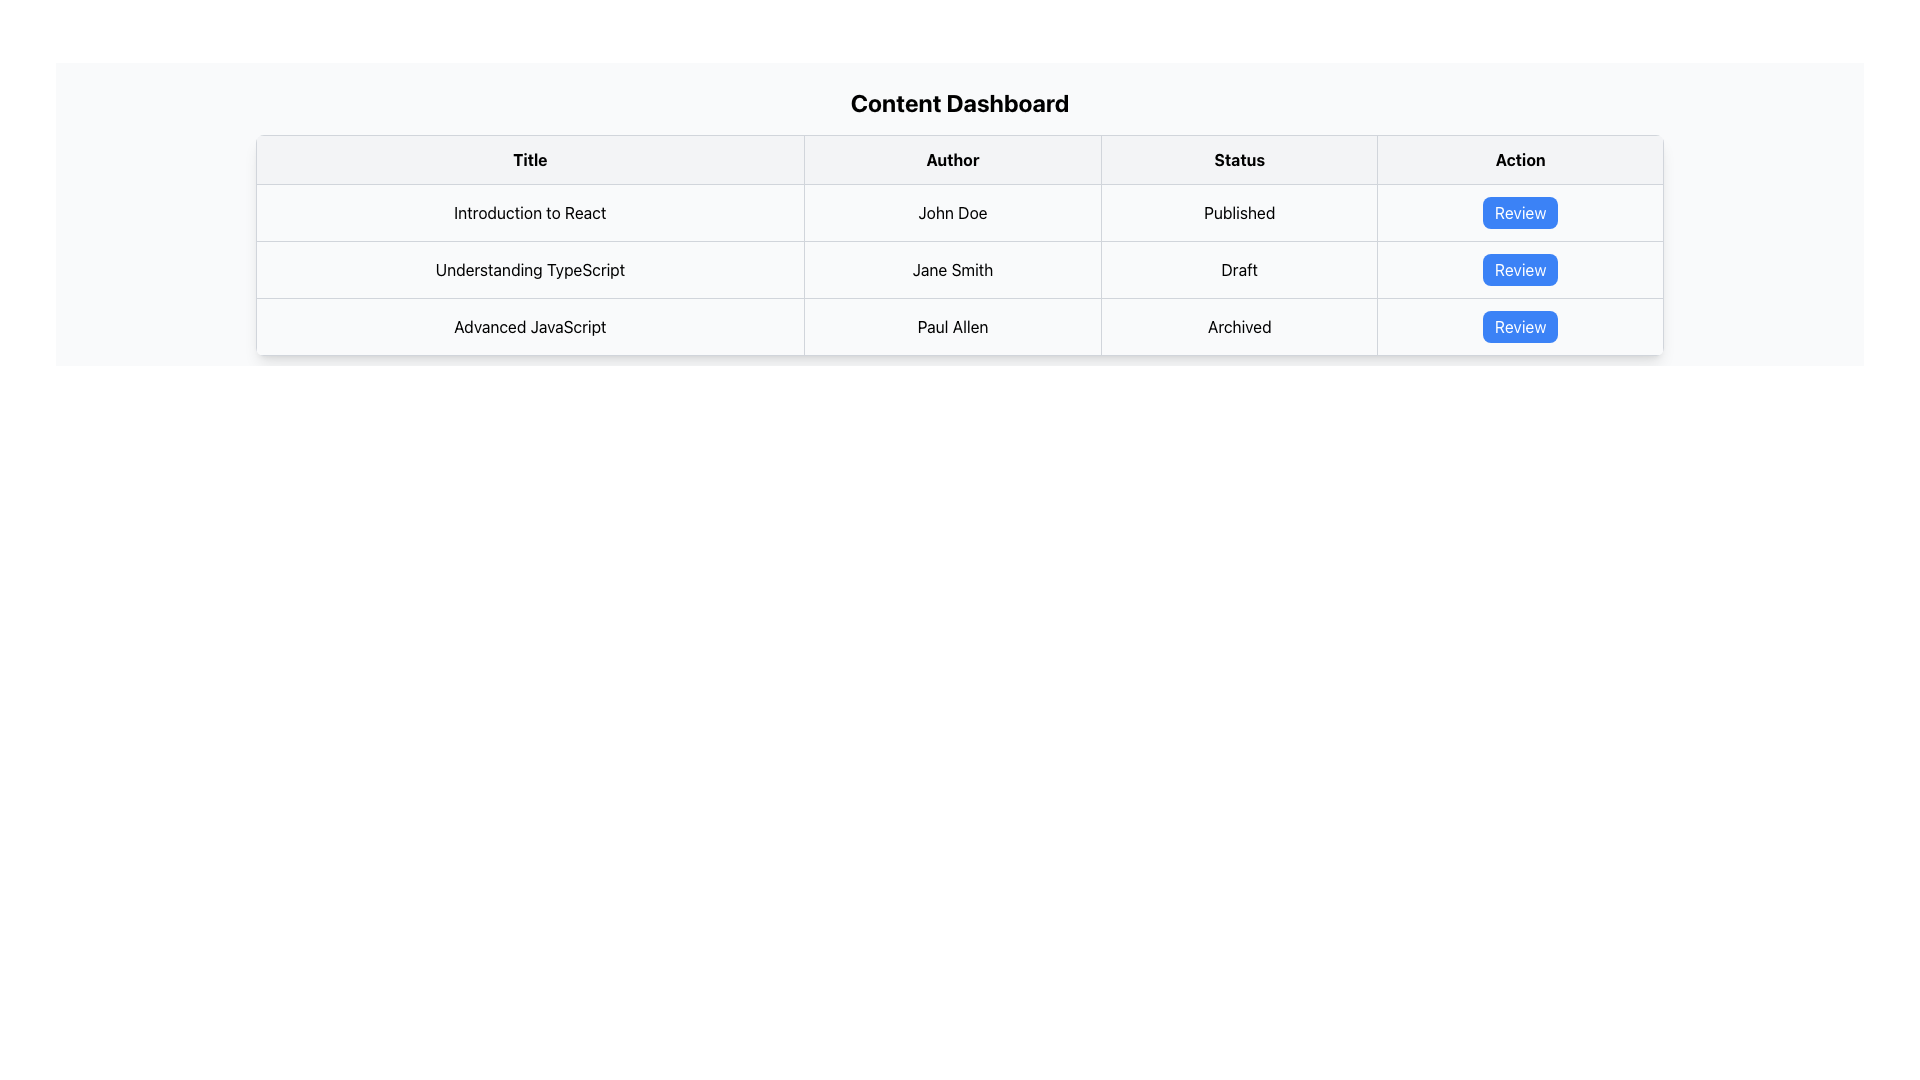 The height and width of the screenshot is (1080, 1920). What do you see at coordinates (1520, 326) in the screenshot?
I see `the button located in the 'Action' column of the table corresponding to 'Advanced JavaScript'` at bounding box center [1520, 326].